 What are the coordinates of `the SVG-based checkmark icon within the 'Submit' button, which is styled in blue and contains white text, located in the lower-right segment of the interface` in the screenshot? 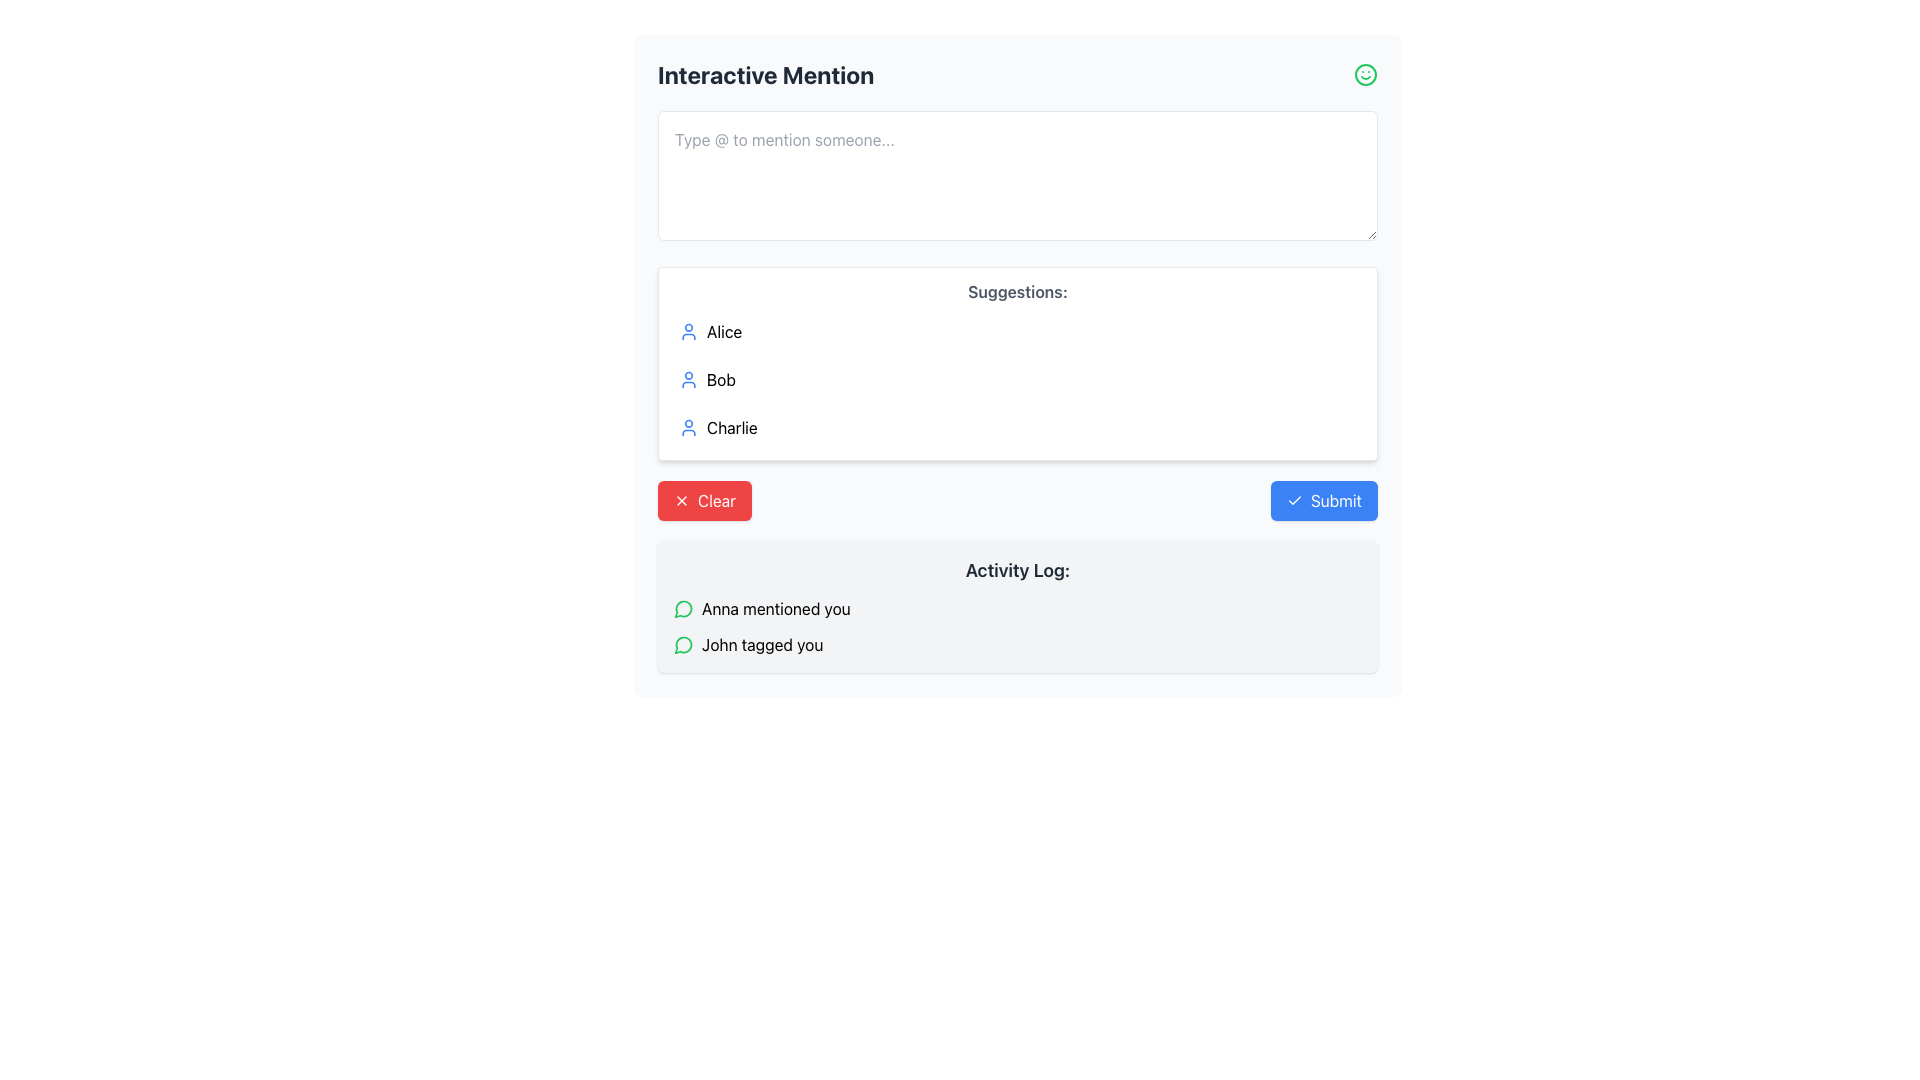 It's located at (1294, 500).